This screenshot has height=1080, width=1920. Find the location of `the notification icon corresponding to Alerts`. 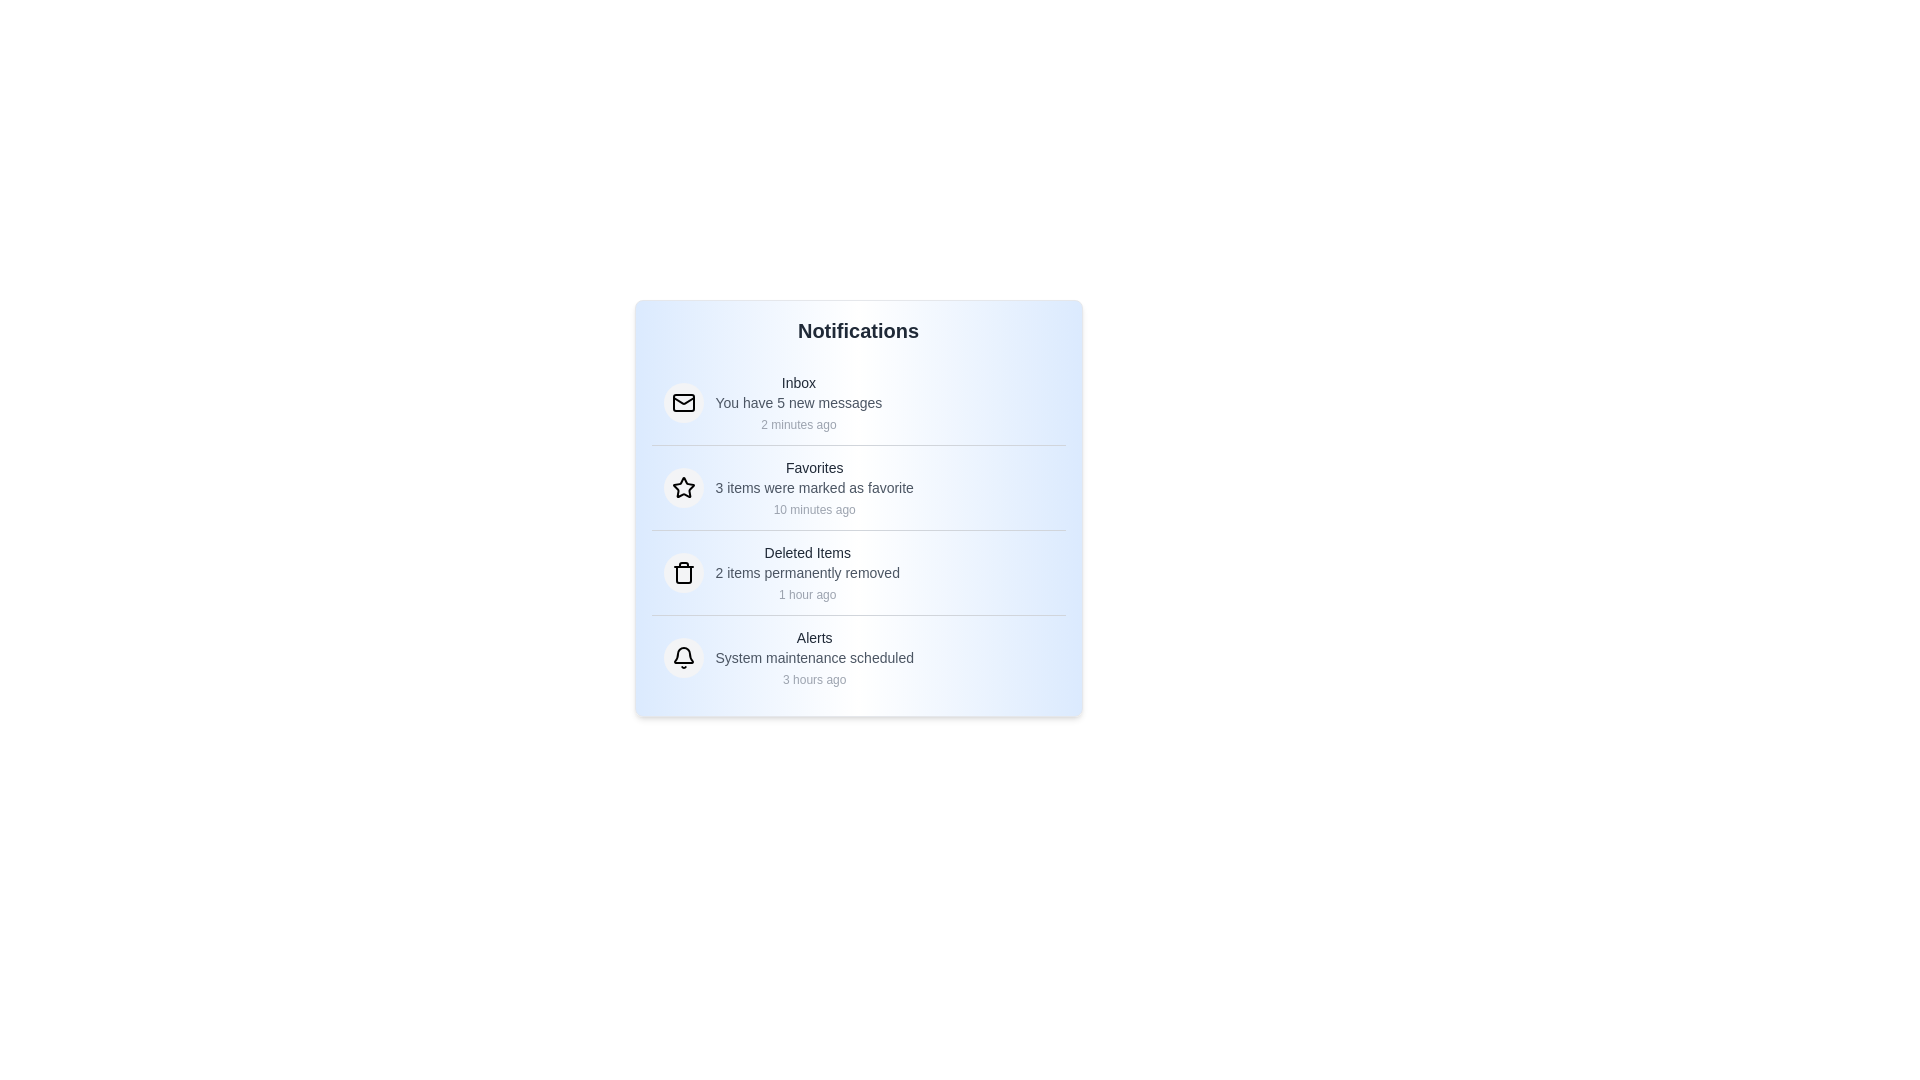

the notification icon corresponding to Alerts is located at coordinates (683, 658).